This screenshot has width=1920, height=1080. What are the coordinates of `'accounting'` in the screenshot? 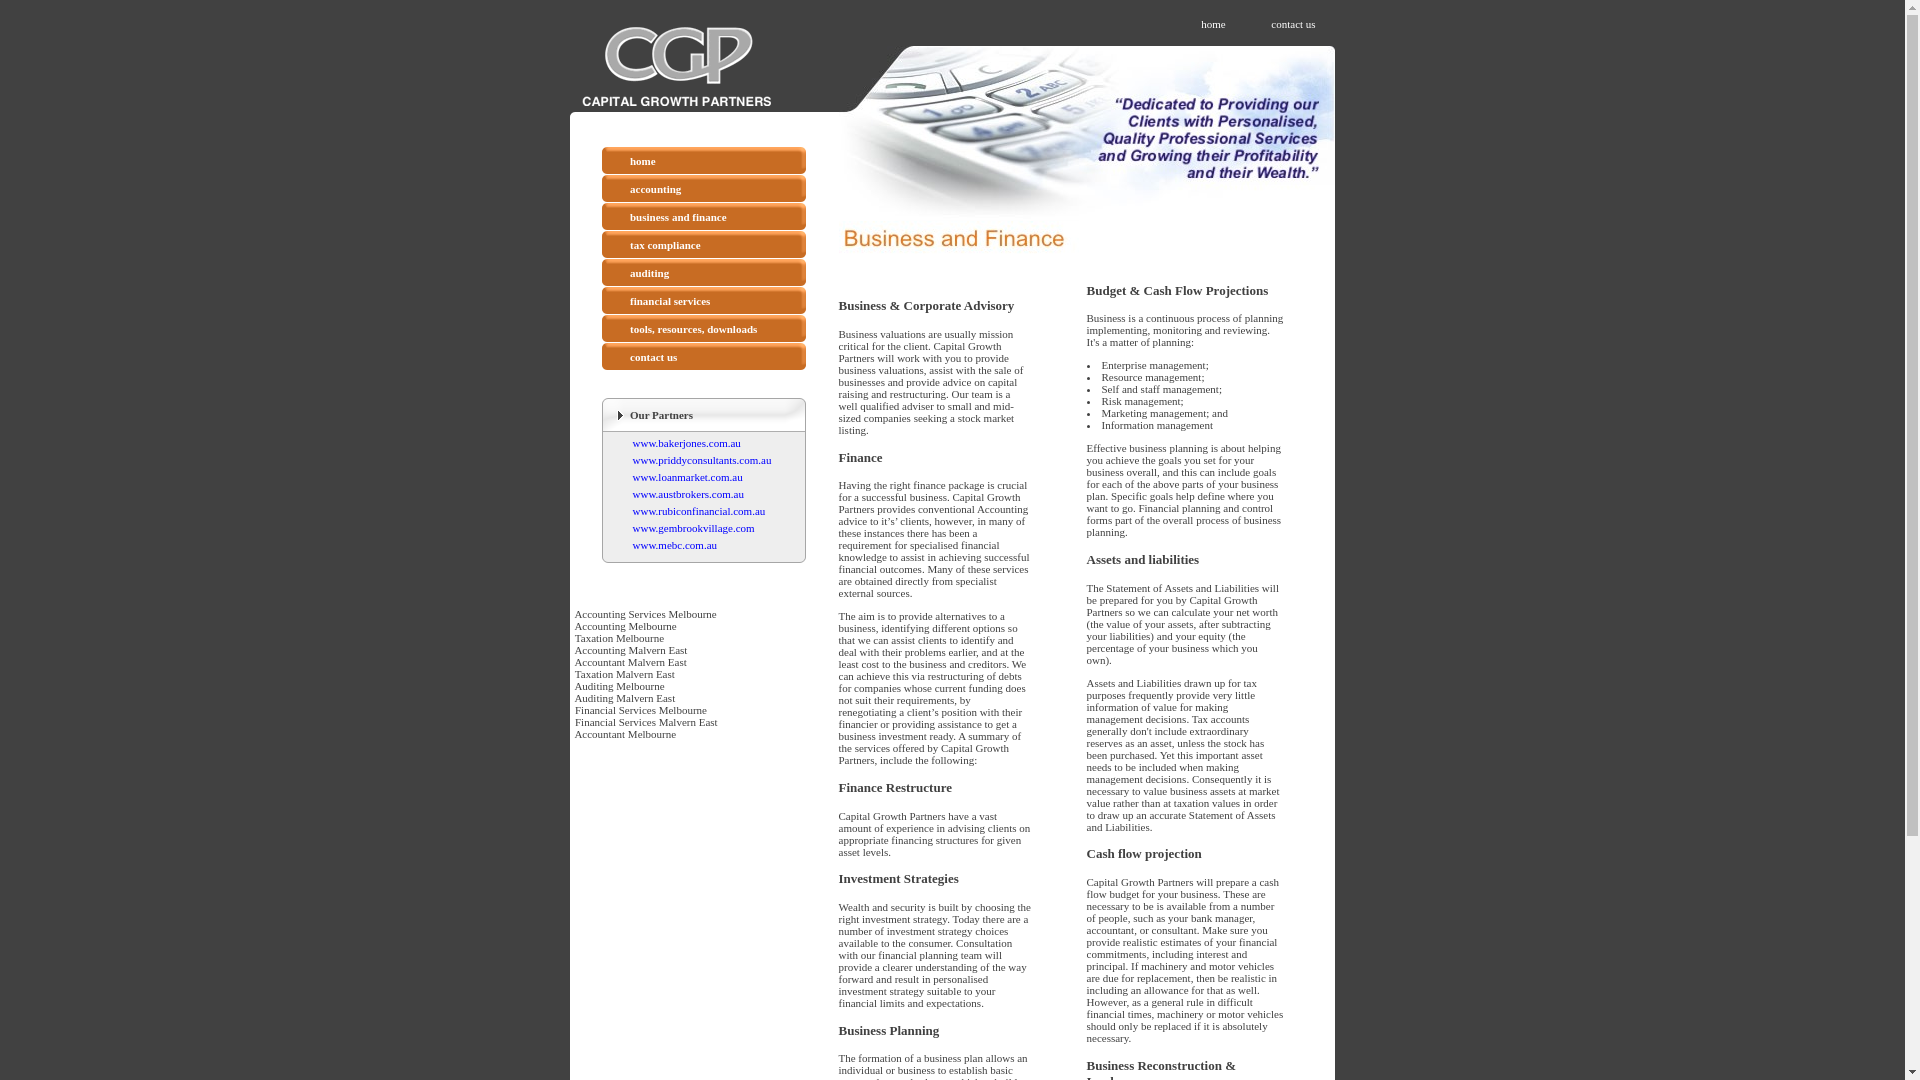 It's located at (628, 189).